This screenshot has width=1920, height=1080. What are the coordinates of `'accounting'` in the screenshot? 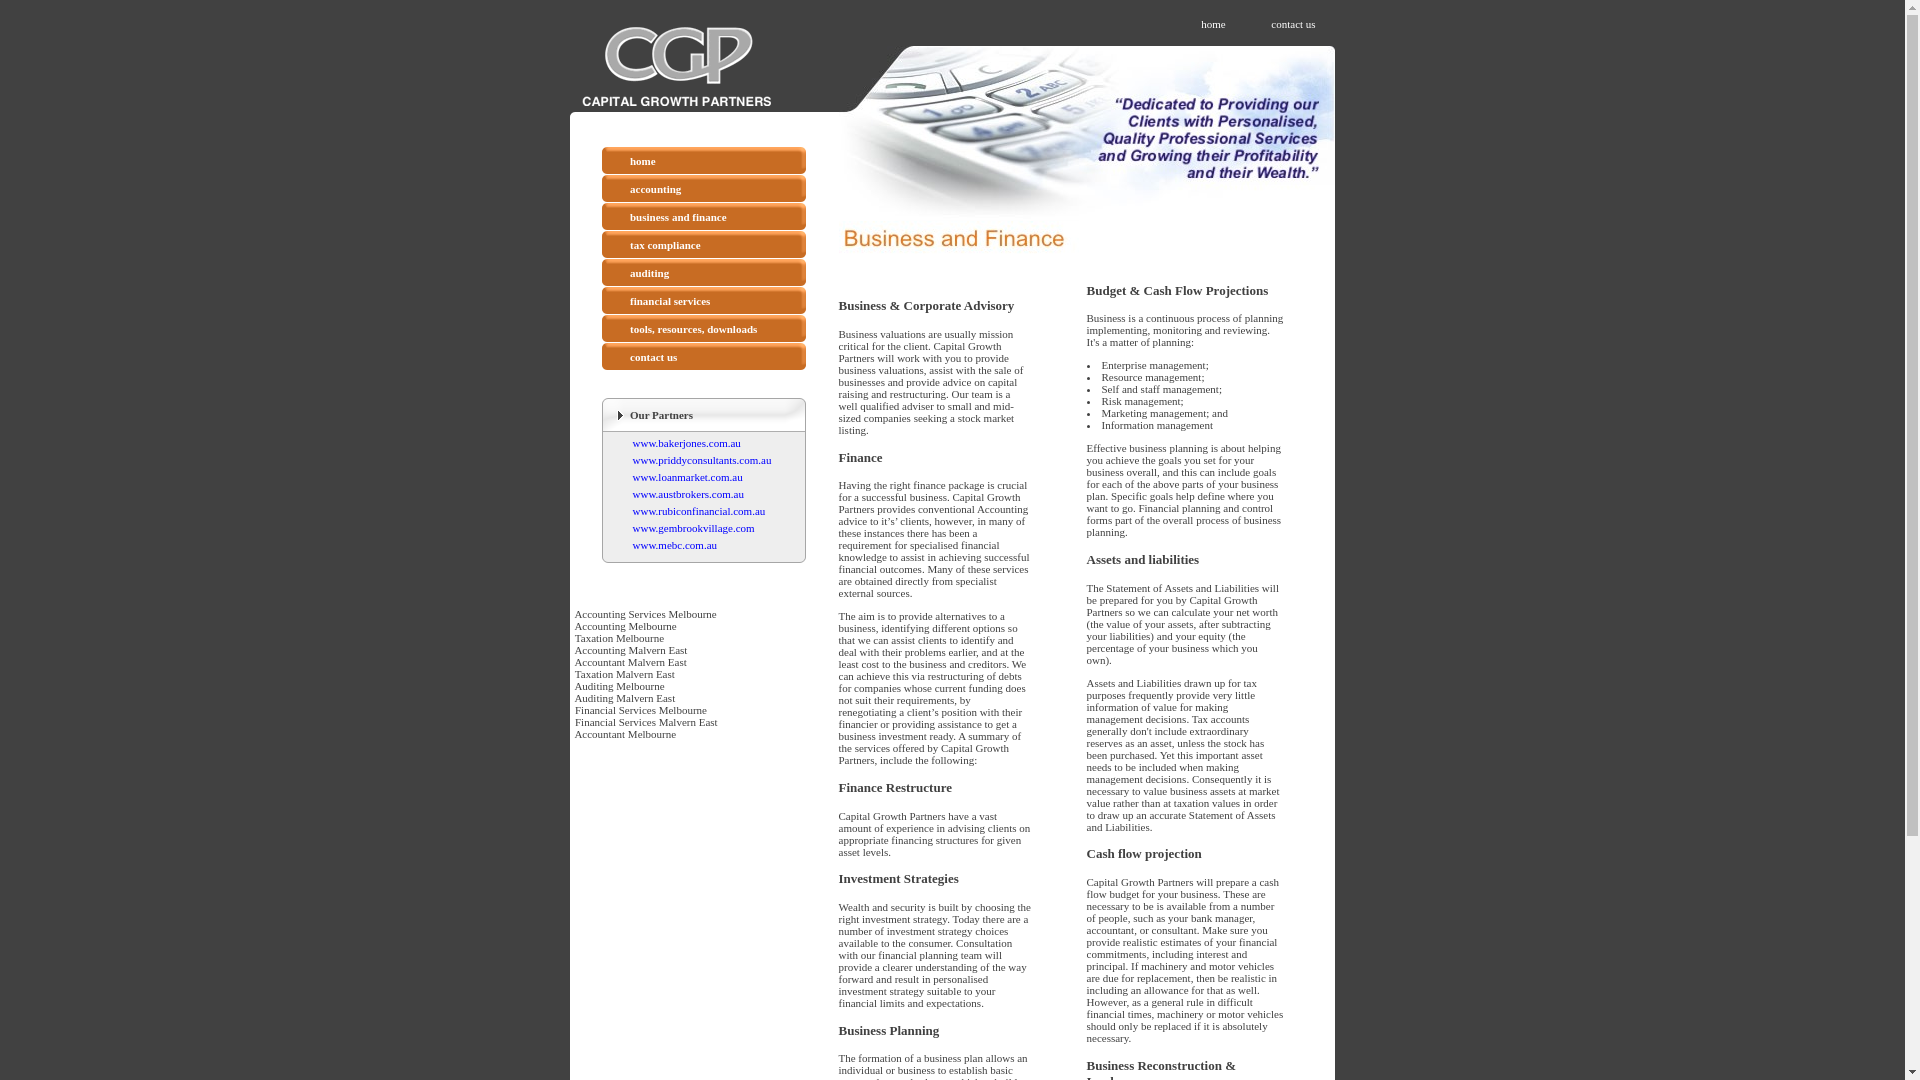 It's located at (628, 189).